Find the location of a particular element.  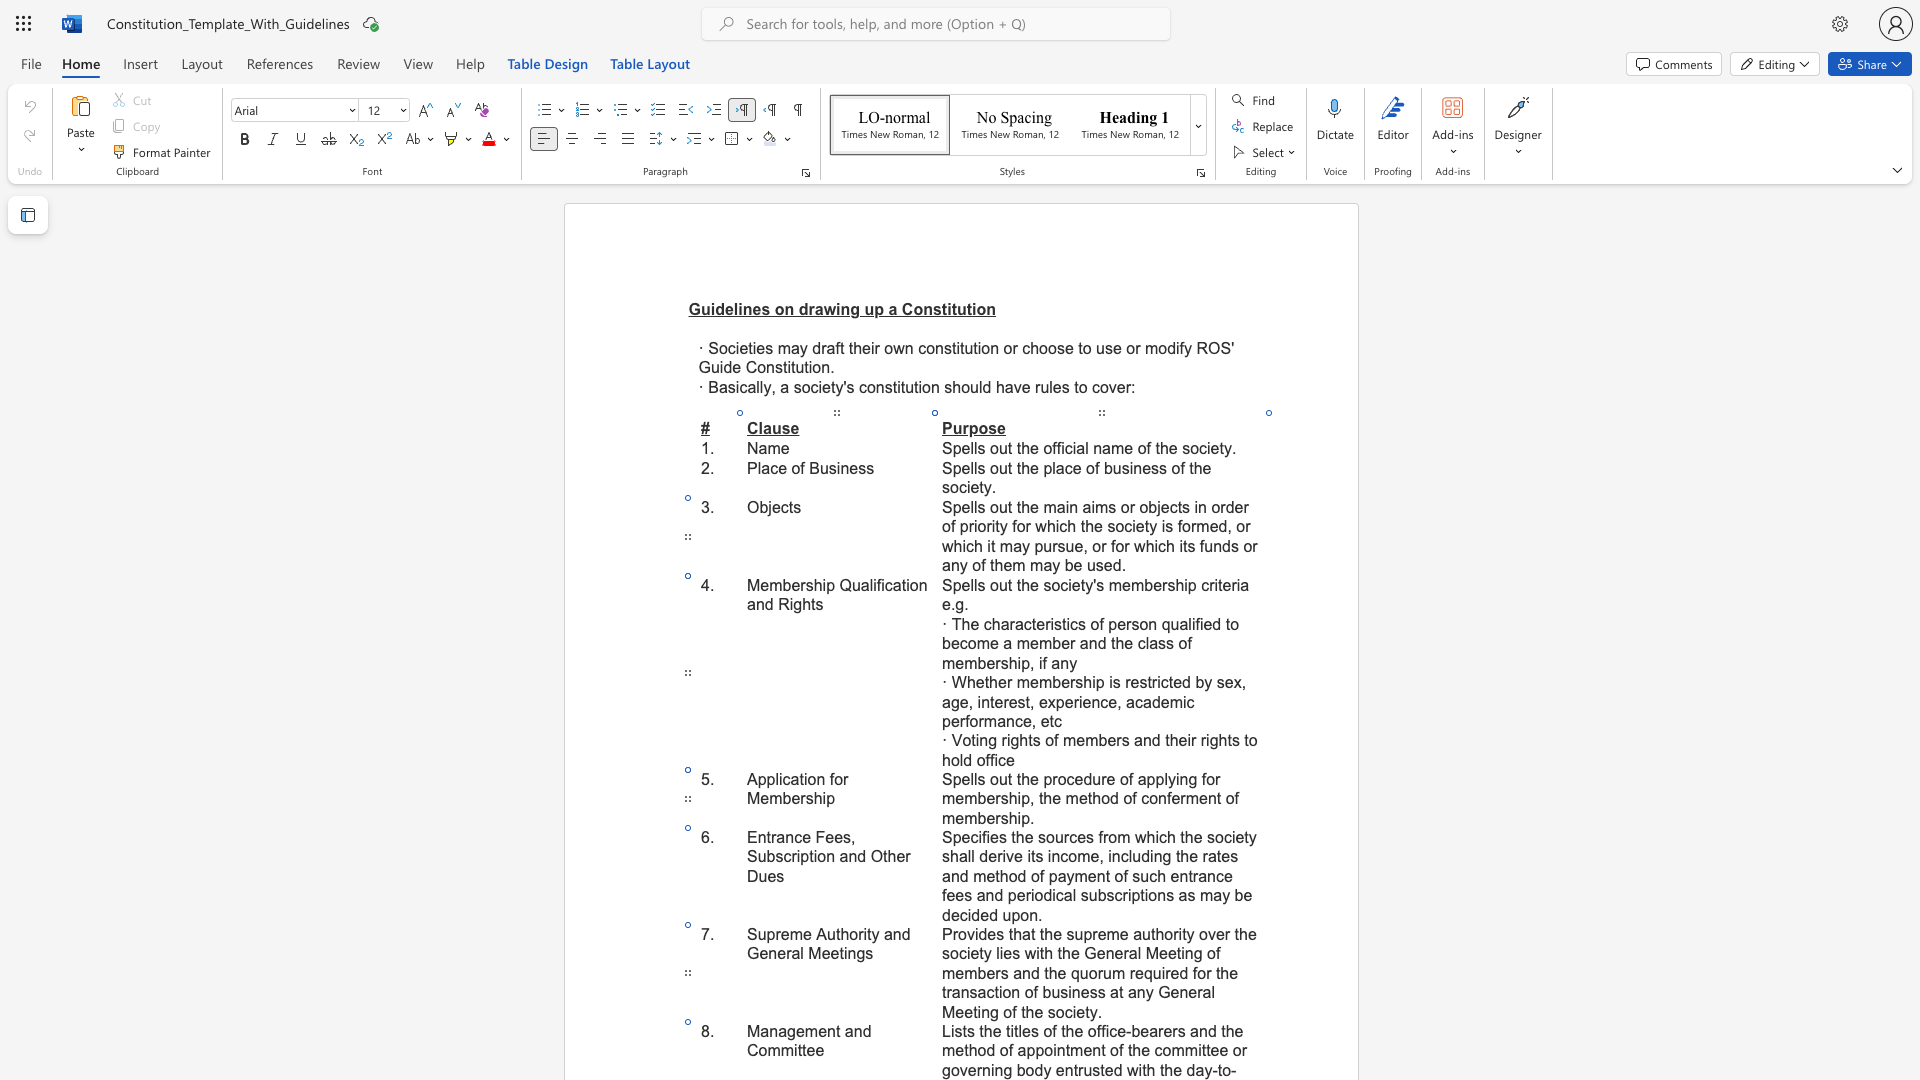

the 2th character "f" in the text is located at coordinates (1195, 972).